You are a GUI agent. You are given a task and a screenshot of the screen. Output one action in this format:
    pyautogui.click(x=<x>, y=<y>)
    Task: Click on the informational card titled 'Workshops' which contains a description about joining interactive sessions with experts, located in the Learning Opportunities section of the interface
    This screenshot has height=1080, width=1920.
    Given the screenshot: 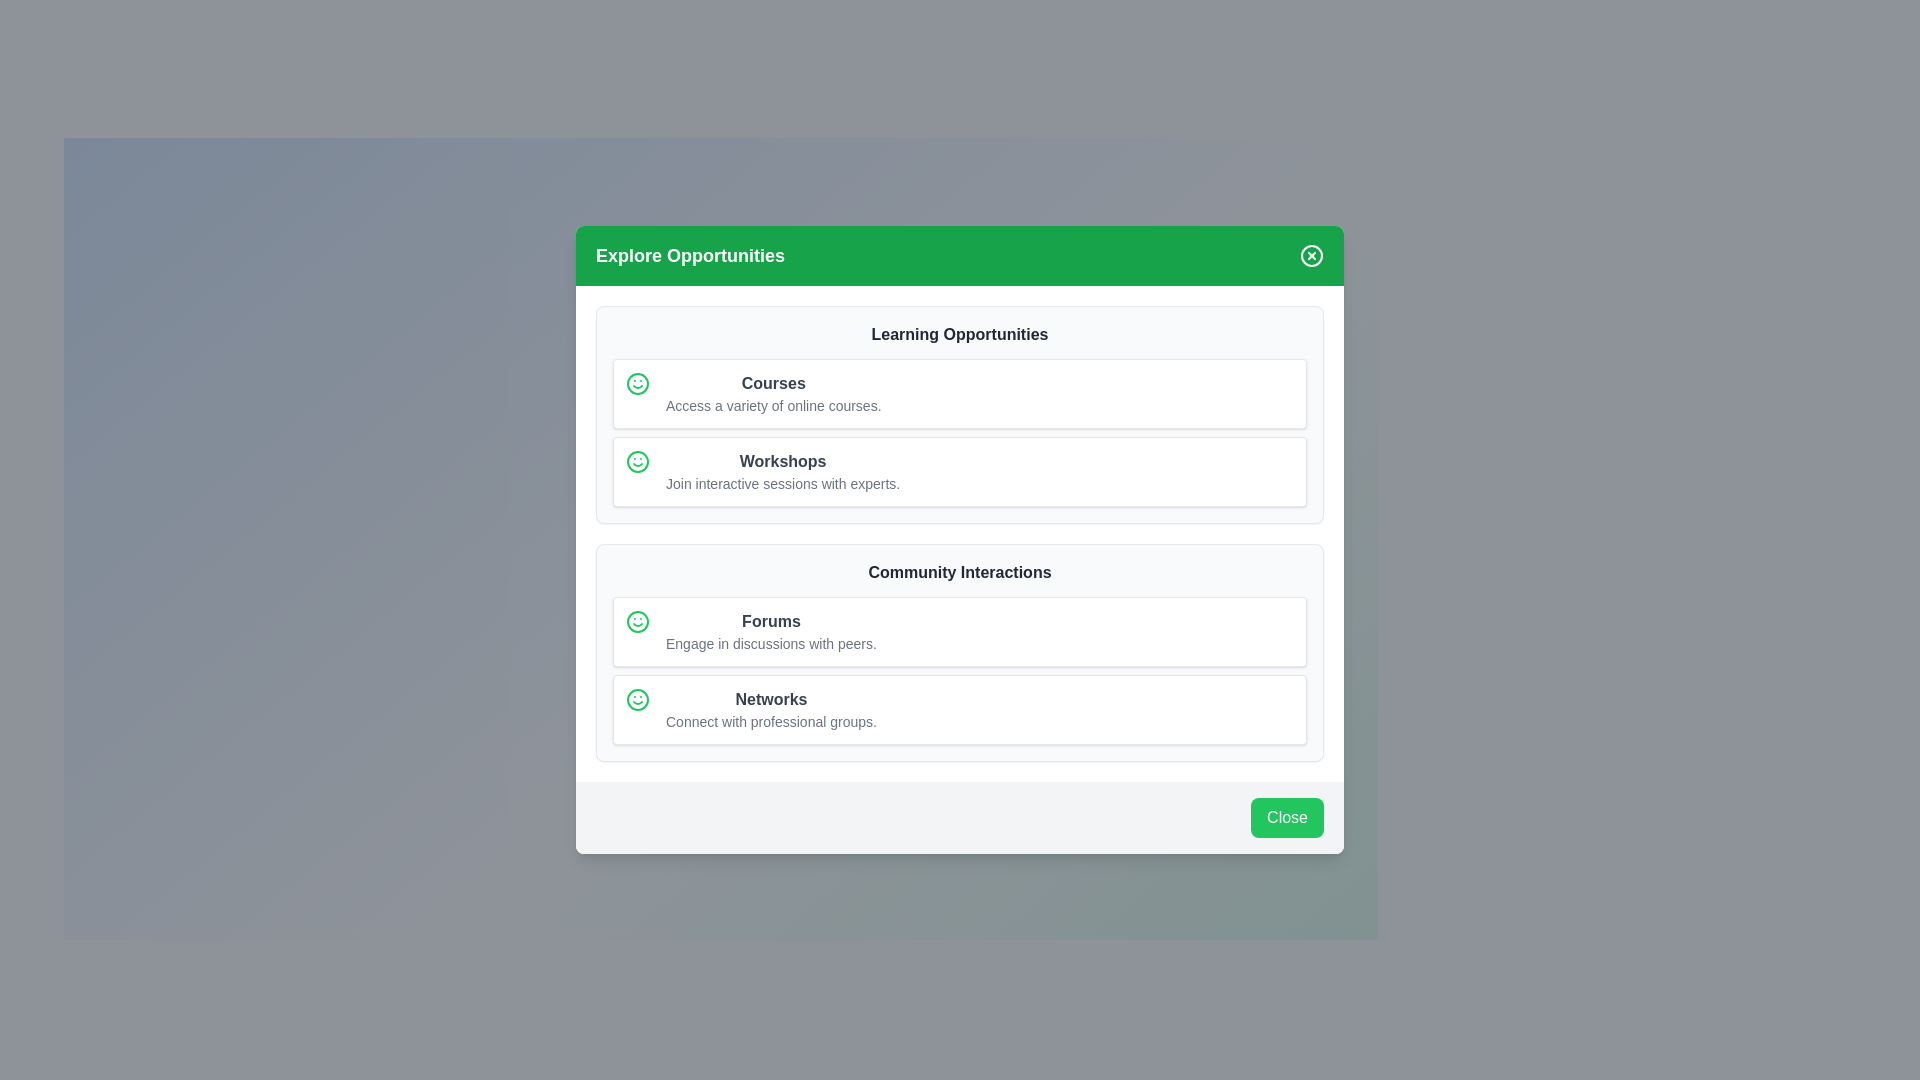 What is the action you would take?
    pyautogui.click(x=782, y=471)
    